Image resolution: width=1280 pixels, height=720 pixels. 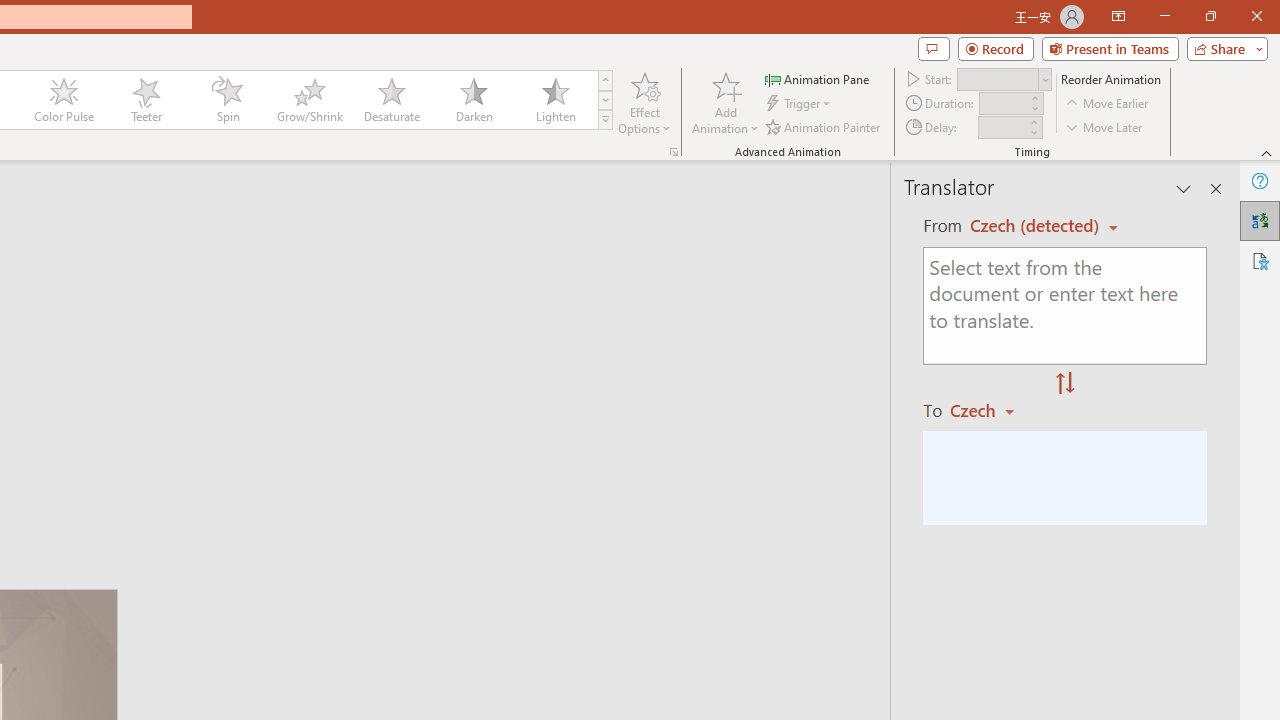 What do you see at coordinates (144, 100) in the screenshot?
I see `'Teeter'` at bounding box center [144, 100].